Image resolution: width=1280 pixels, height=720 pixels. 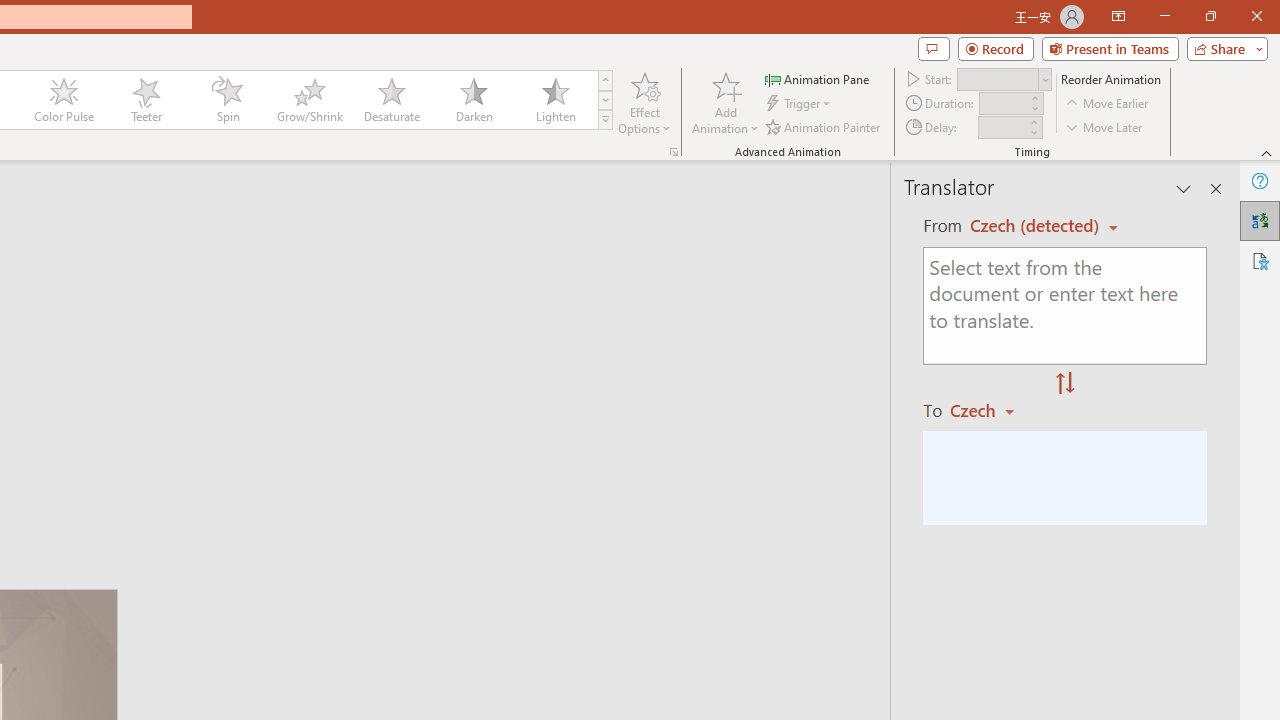 What do you see at coordinates (144, 100) in the screenshot?
I see `'Teeter'` at bounding box center [144, 100].